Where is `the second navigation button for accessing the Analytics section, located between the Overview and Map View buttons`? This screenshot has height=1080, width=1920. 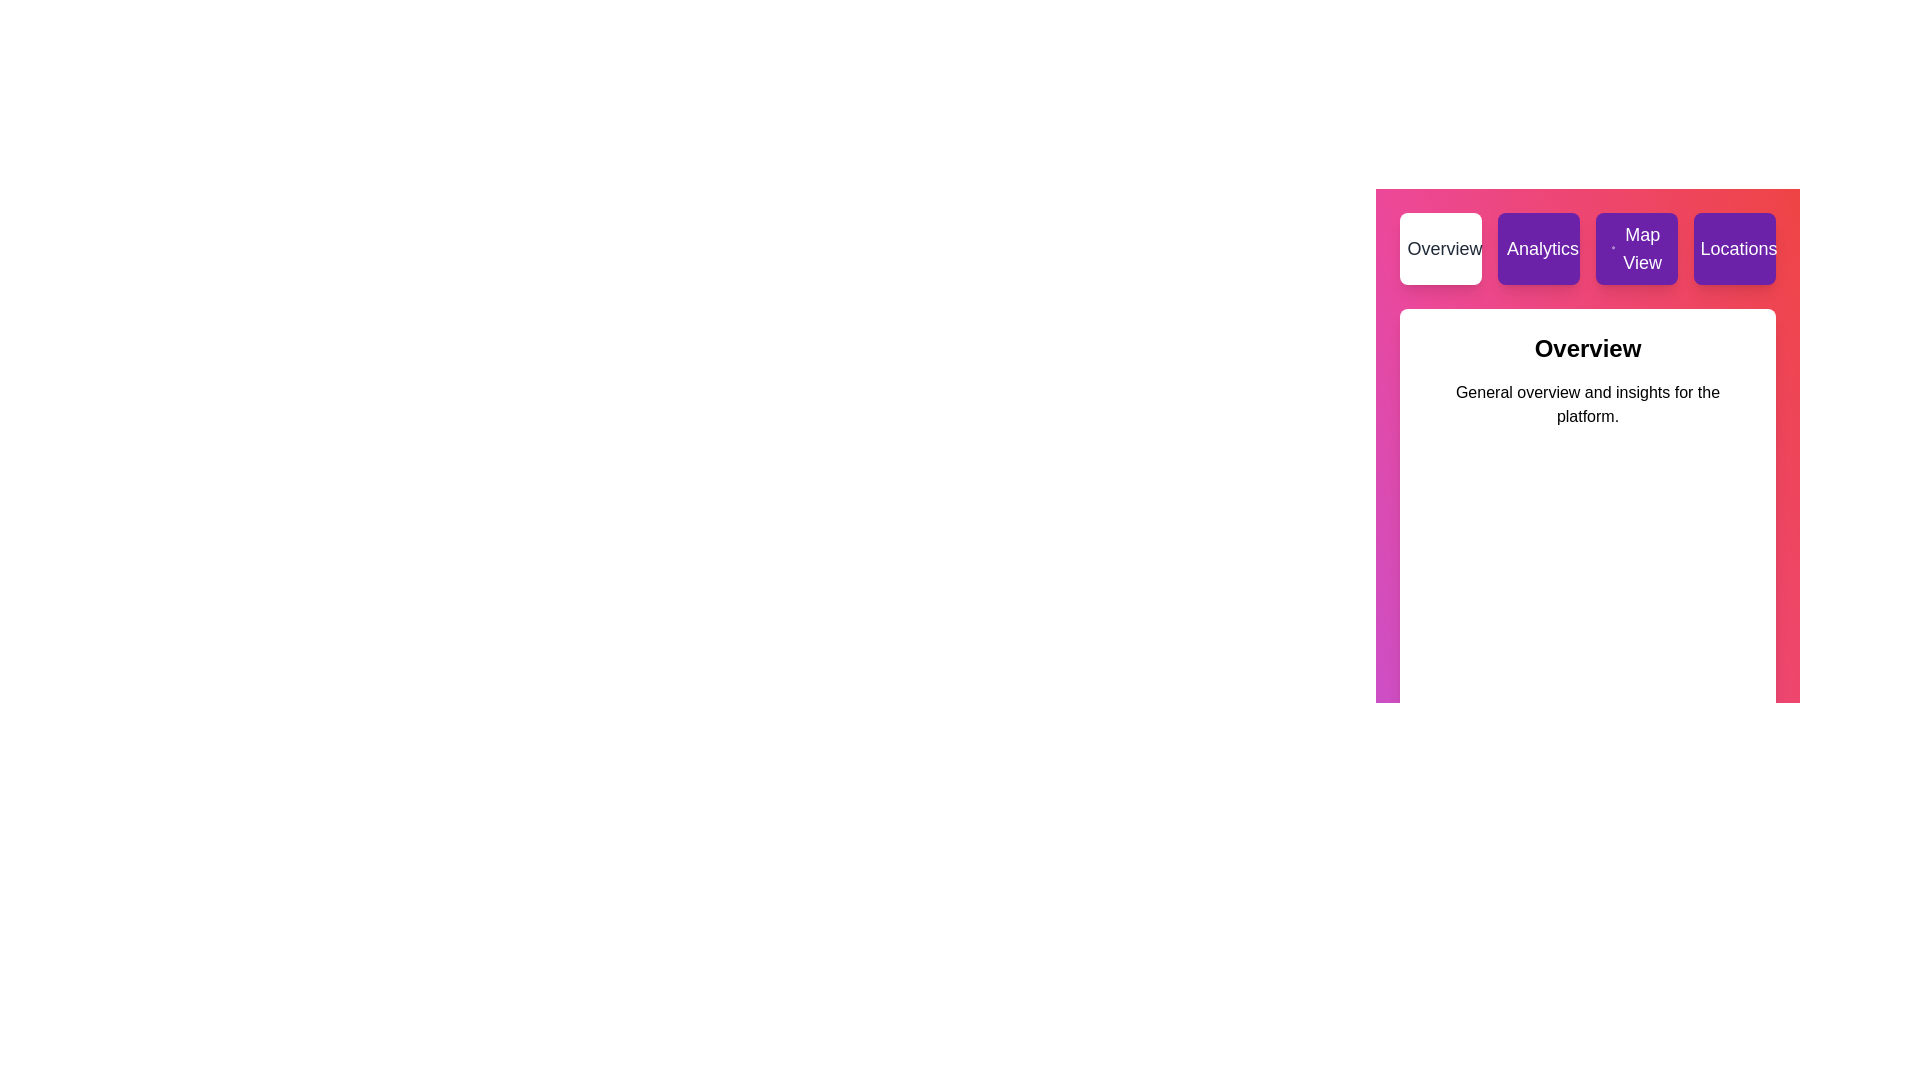
the second navigation button for accessing the Analytics section, located between the Overview and Map View buttons is located at coordinates (1541, 248).